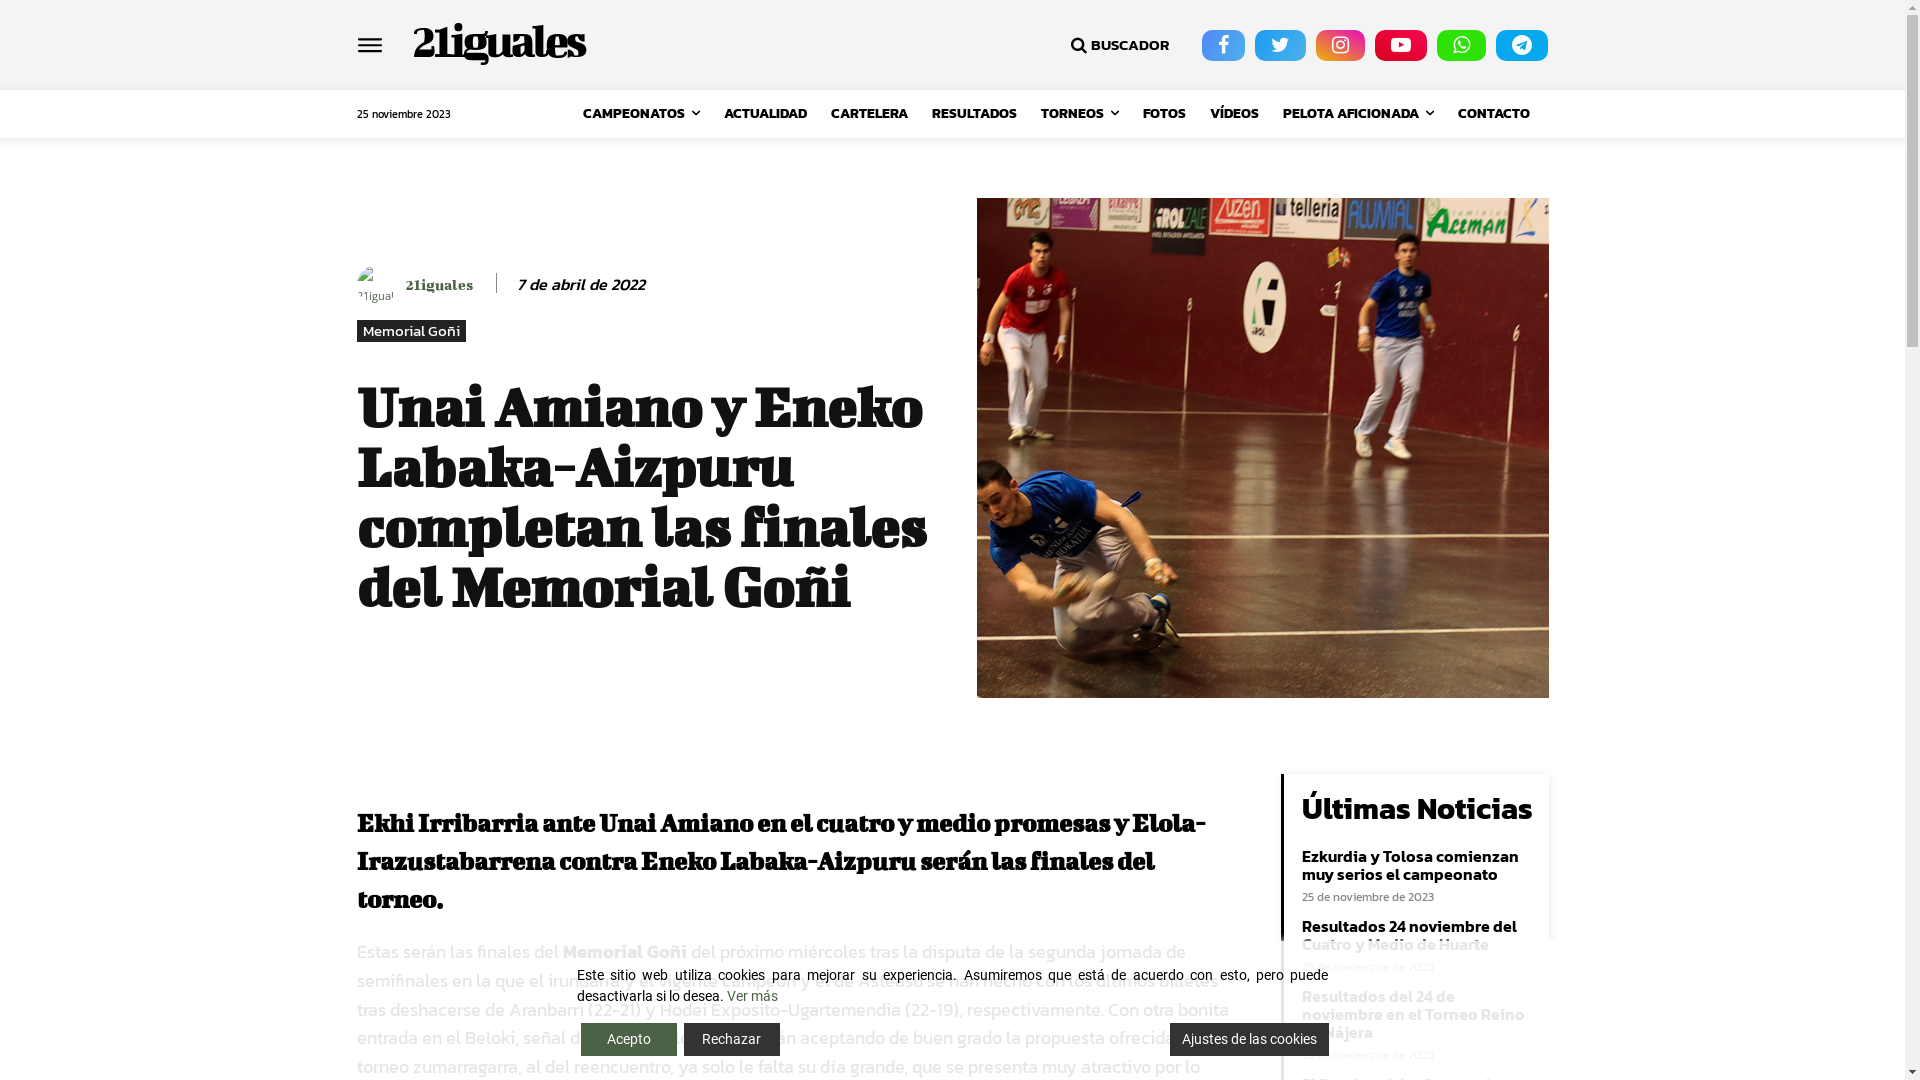  What do you see at coordinates (497, 39) in the screenshot?
I see `'21iguales'` at bounding box center [497, 39].